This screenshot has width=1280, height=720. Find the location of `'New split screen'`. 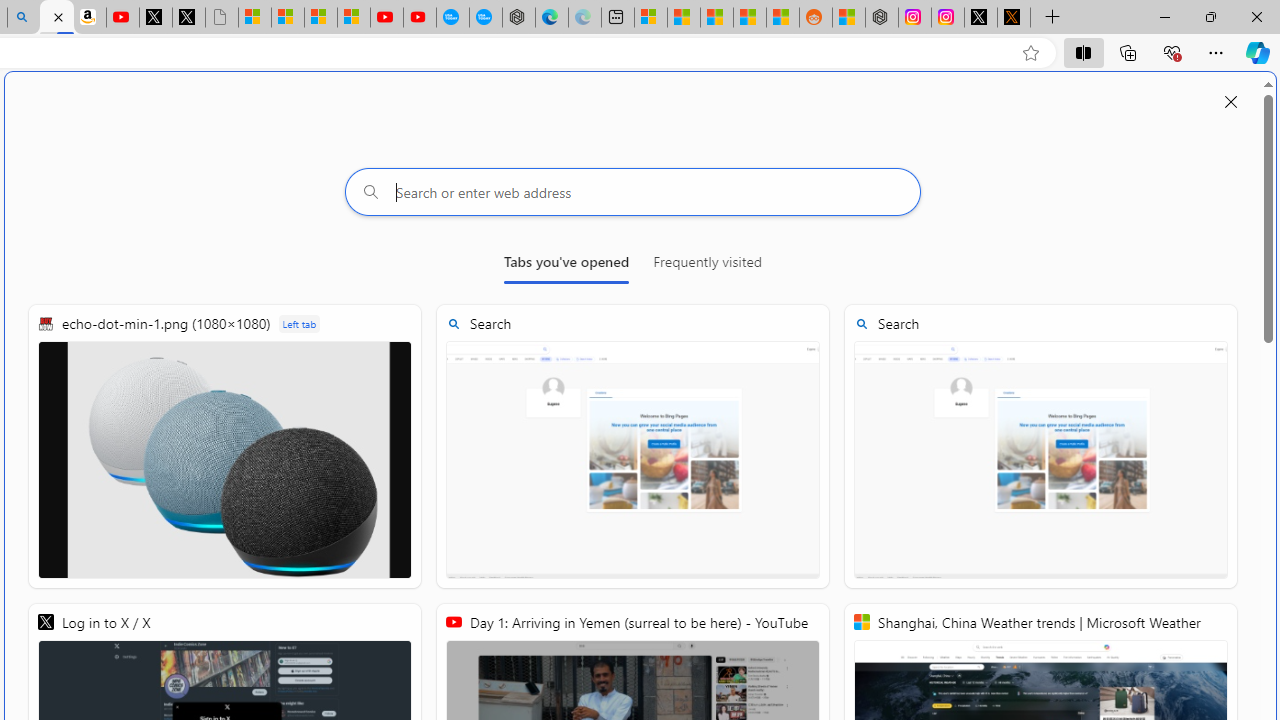

'New split screen' is located at coordinates (56, 17).